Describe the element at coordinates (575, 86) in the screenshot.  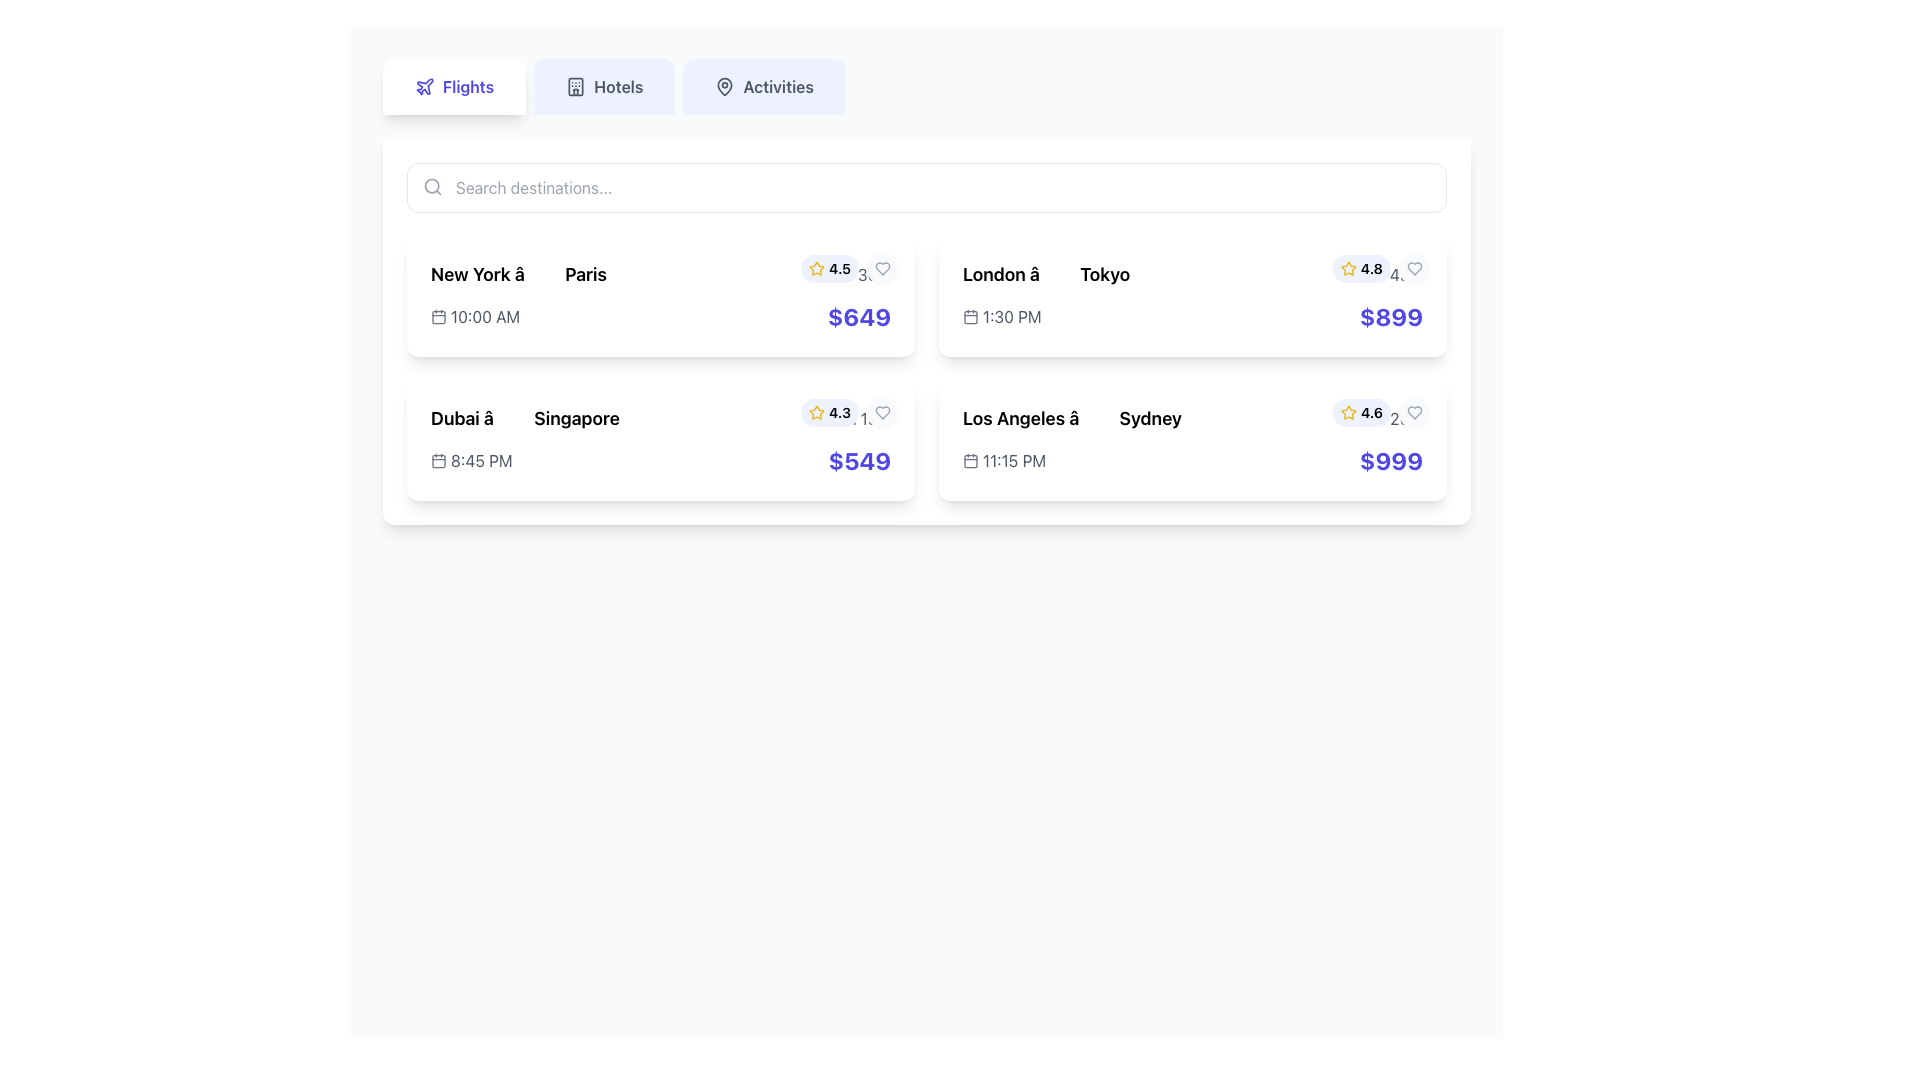
I see `the 'Hotels' tab icon located in the upper section of the interface, aligned left of its label text` at that location.